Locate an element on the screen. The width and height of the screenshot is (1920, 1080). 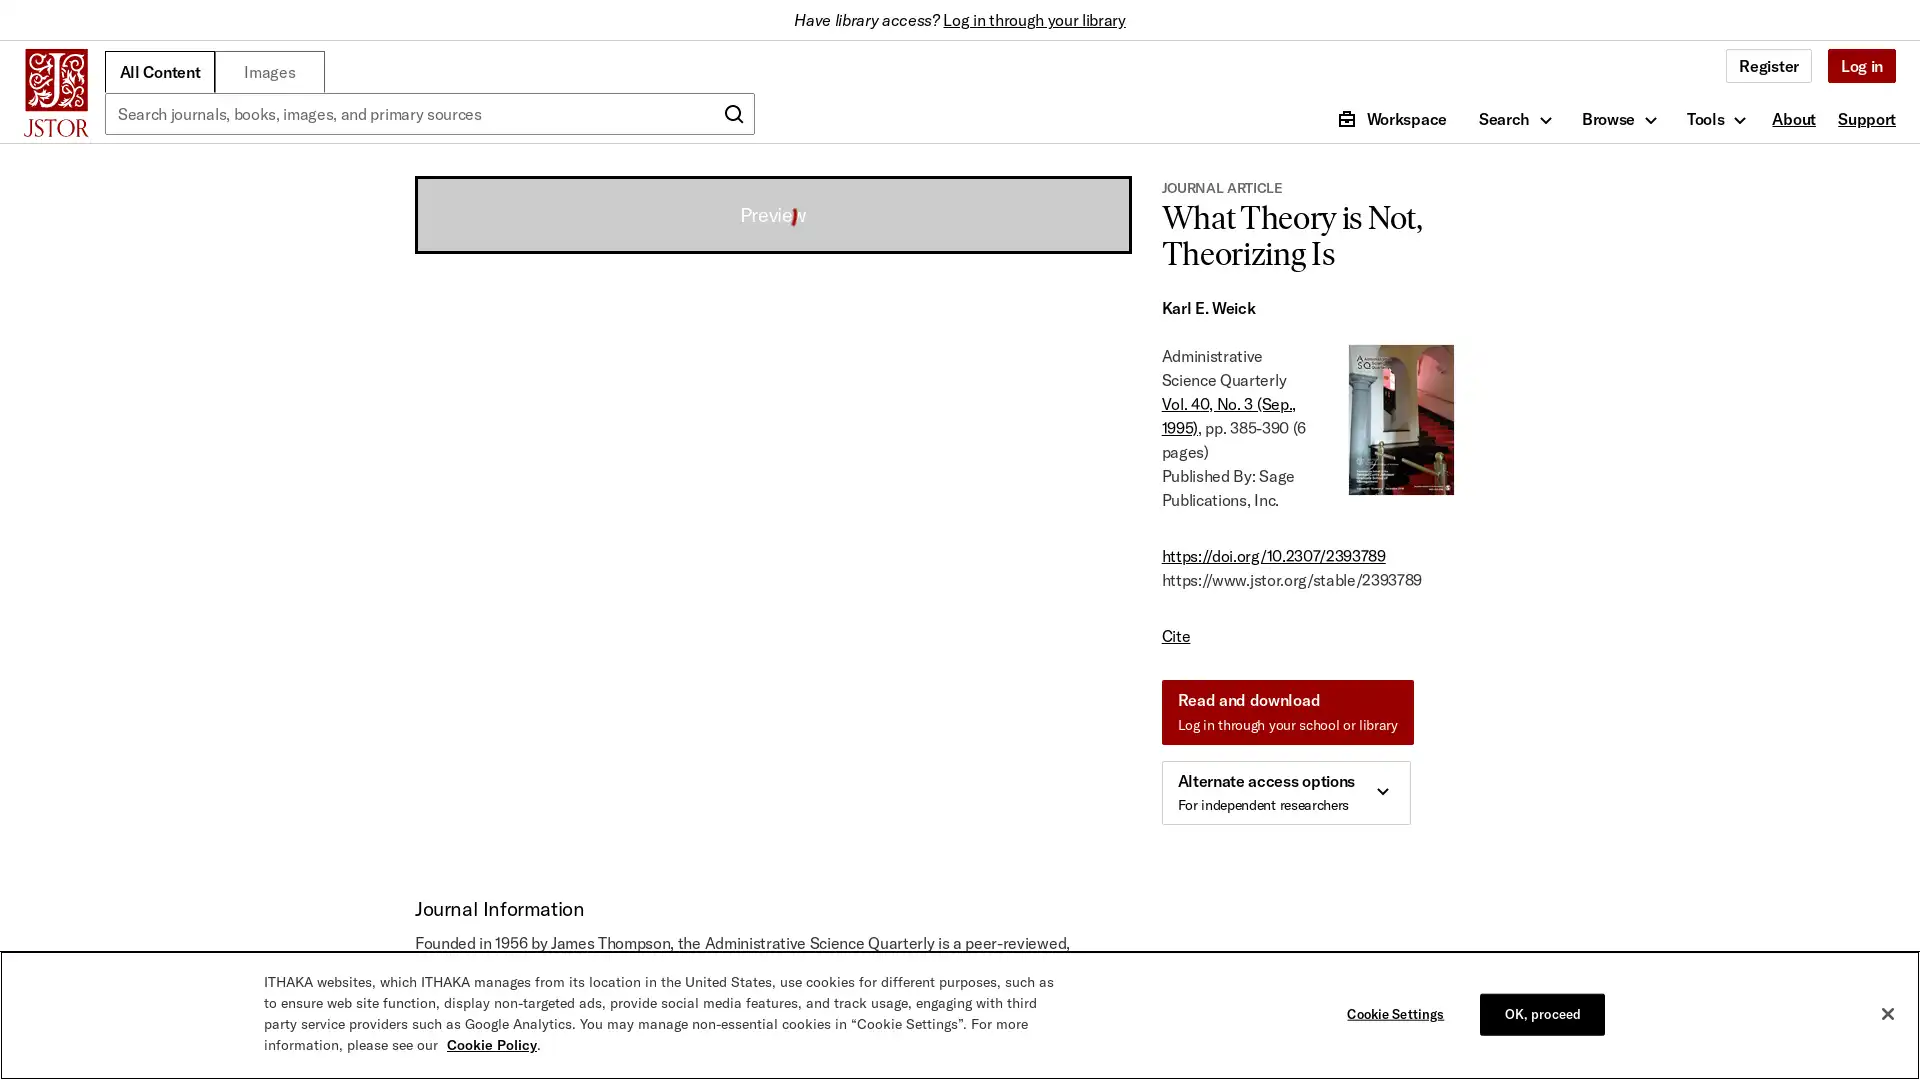
Register is located at coordinates (1768, 64).